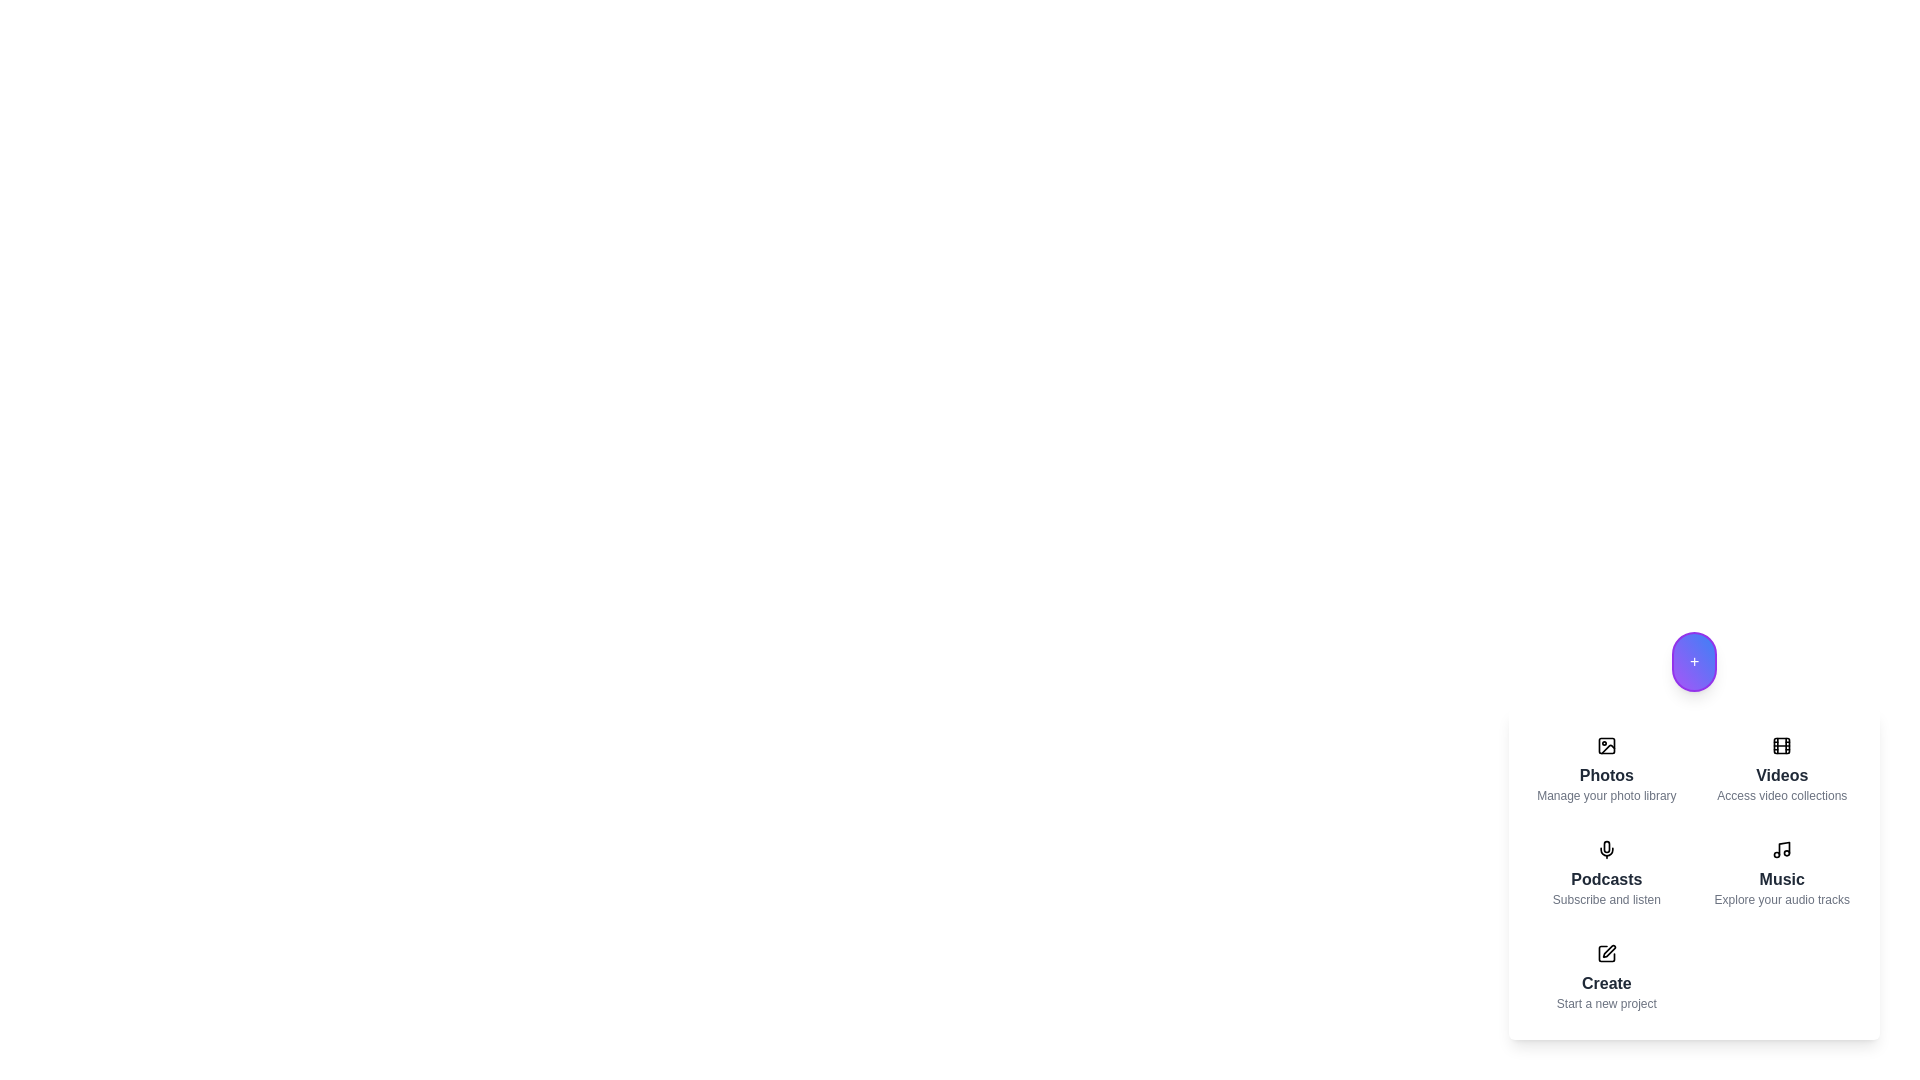 The image size is (1920, 1080). Describe the element at coordinates (1693, 662) in the screenshot. I see `the main action button to toggle the menu` at that location.